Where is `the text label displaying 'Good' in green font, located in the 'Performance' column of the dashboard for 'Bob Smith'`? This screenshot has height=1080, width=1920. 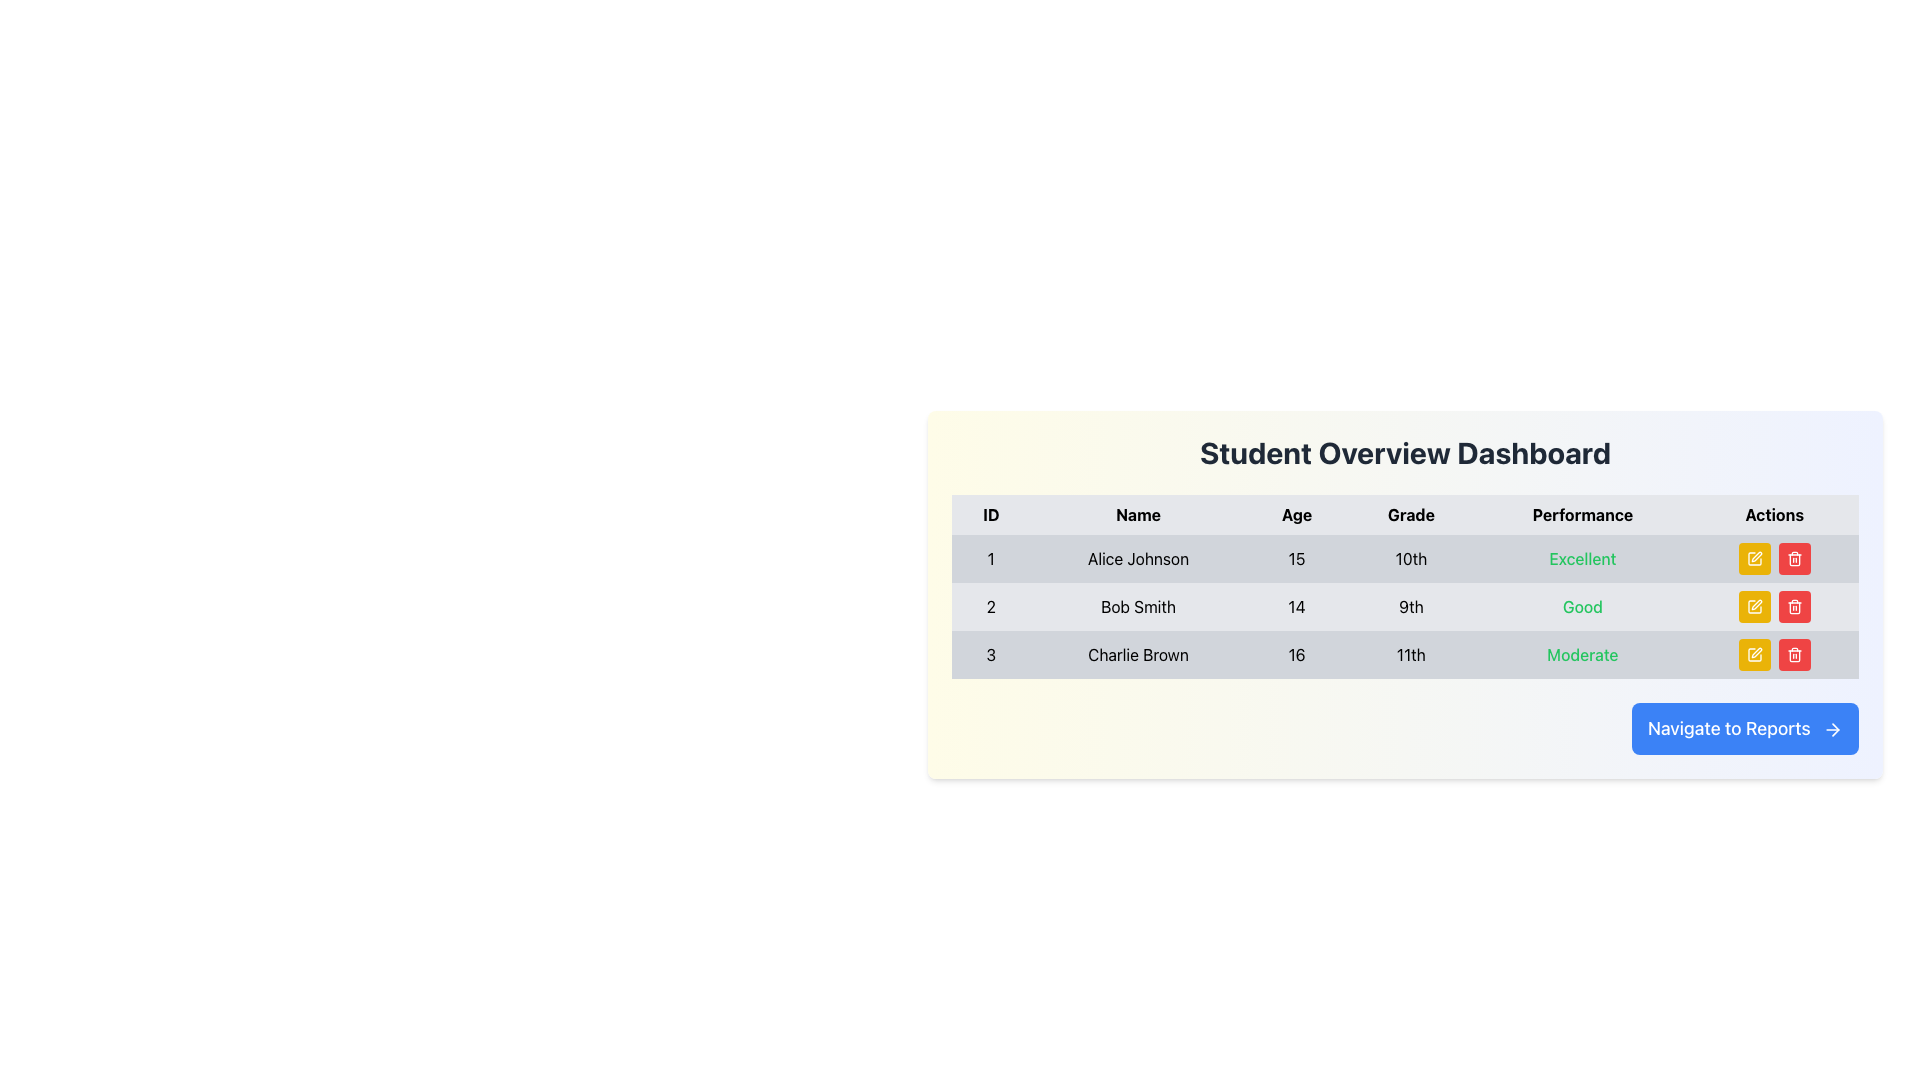 the text label displaying 'Good' in green font, located in the 'Performance' column of the dashboard for 'Bob Smith' is located at coordinates (1581, 605).